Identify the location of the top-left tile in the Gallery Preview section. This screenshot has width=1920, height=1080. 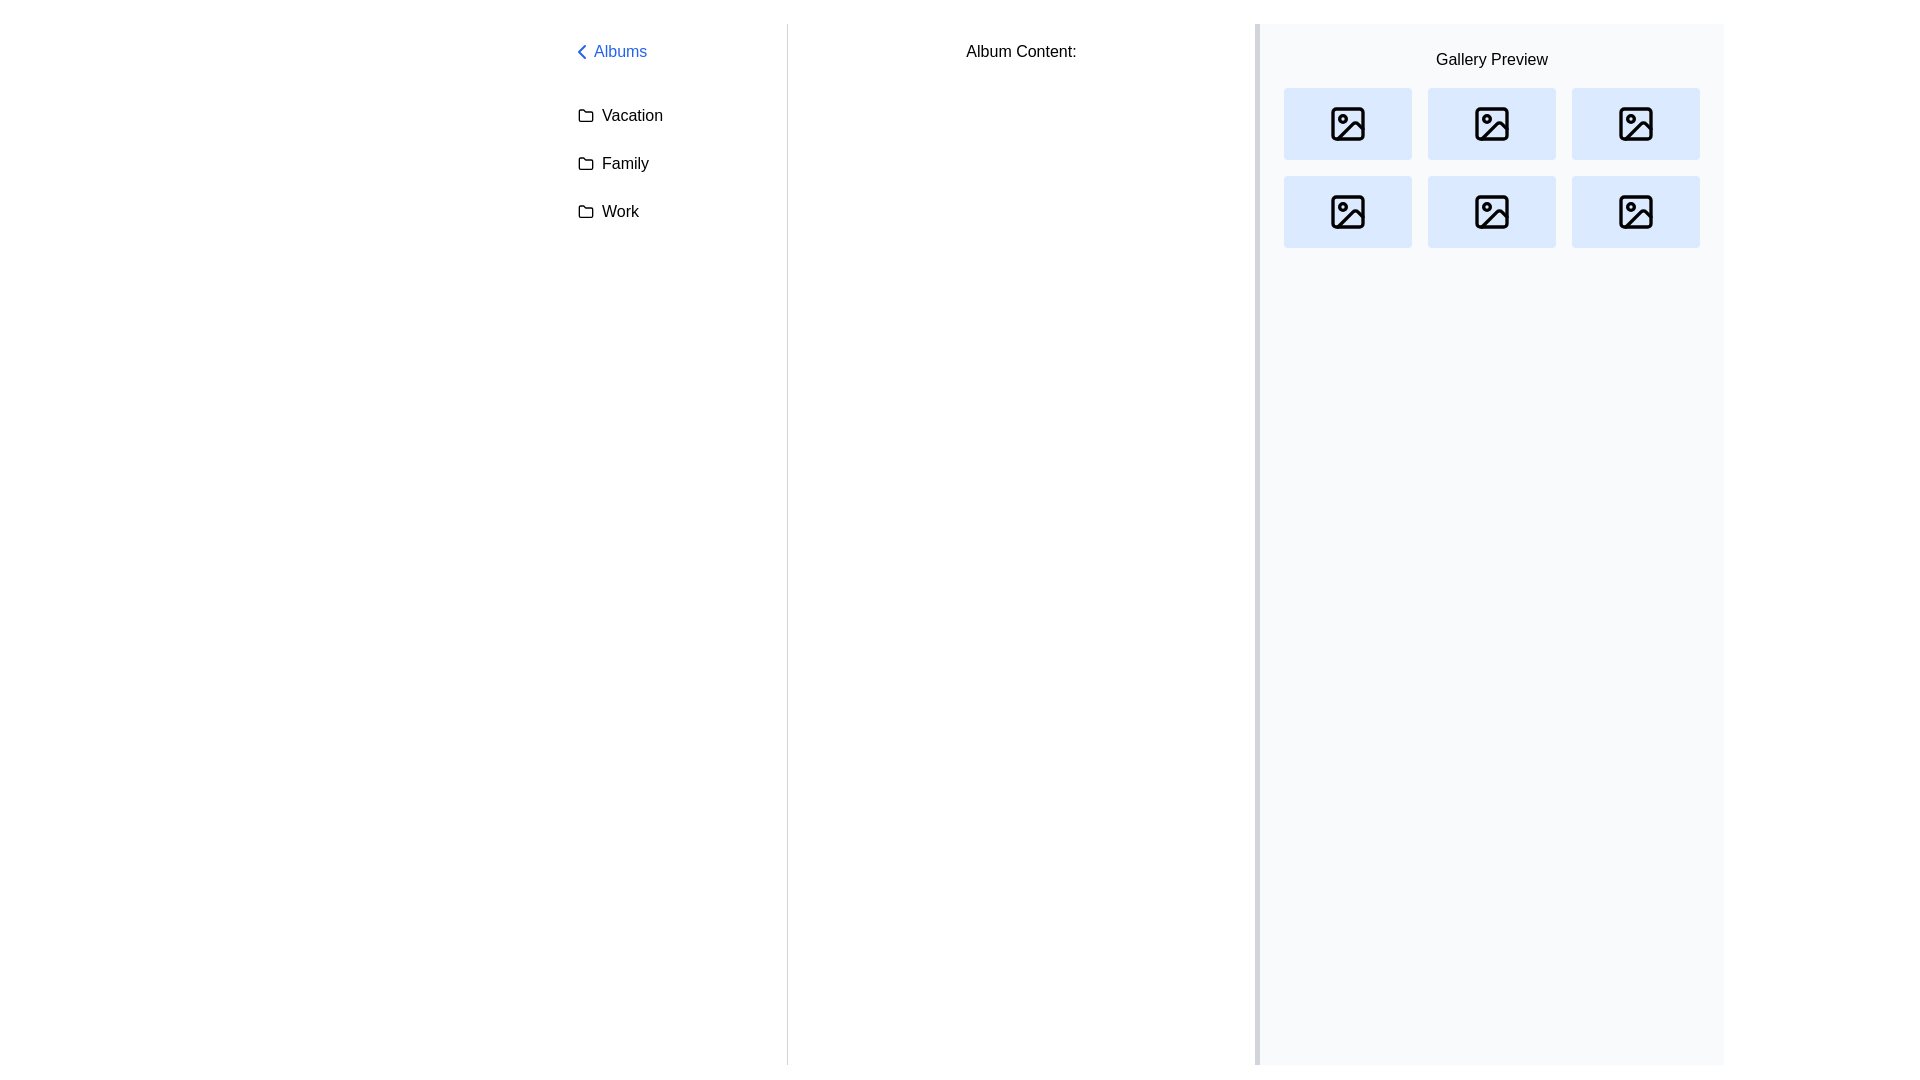
(1348, 123).